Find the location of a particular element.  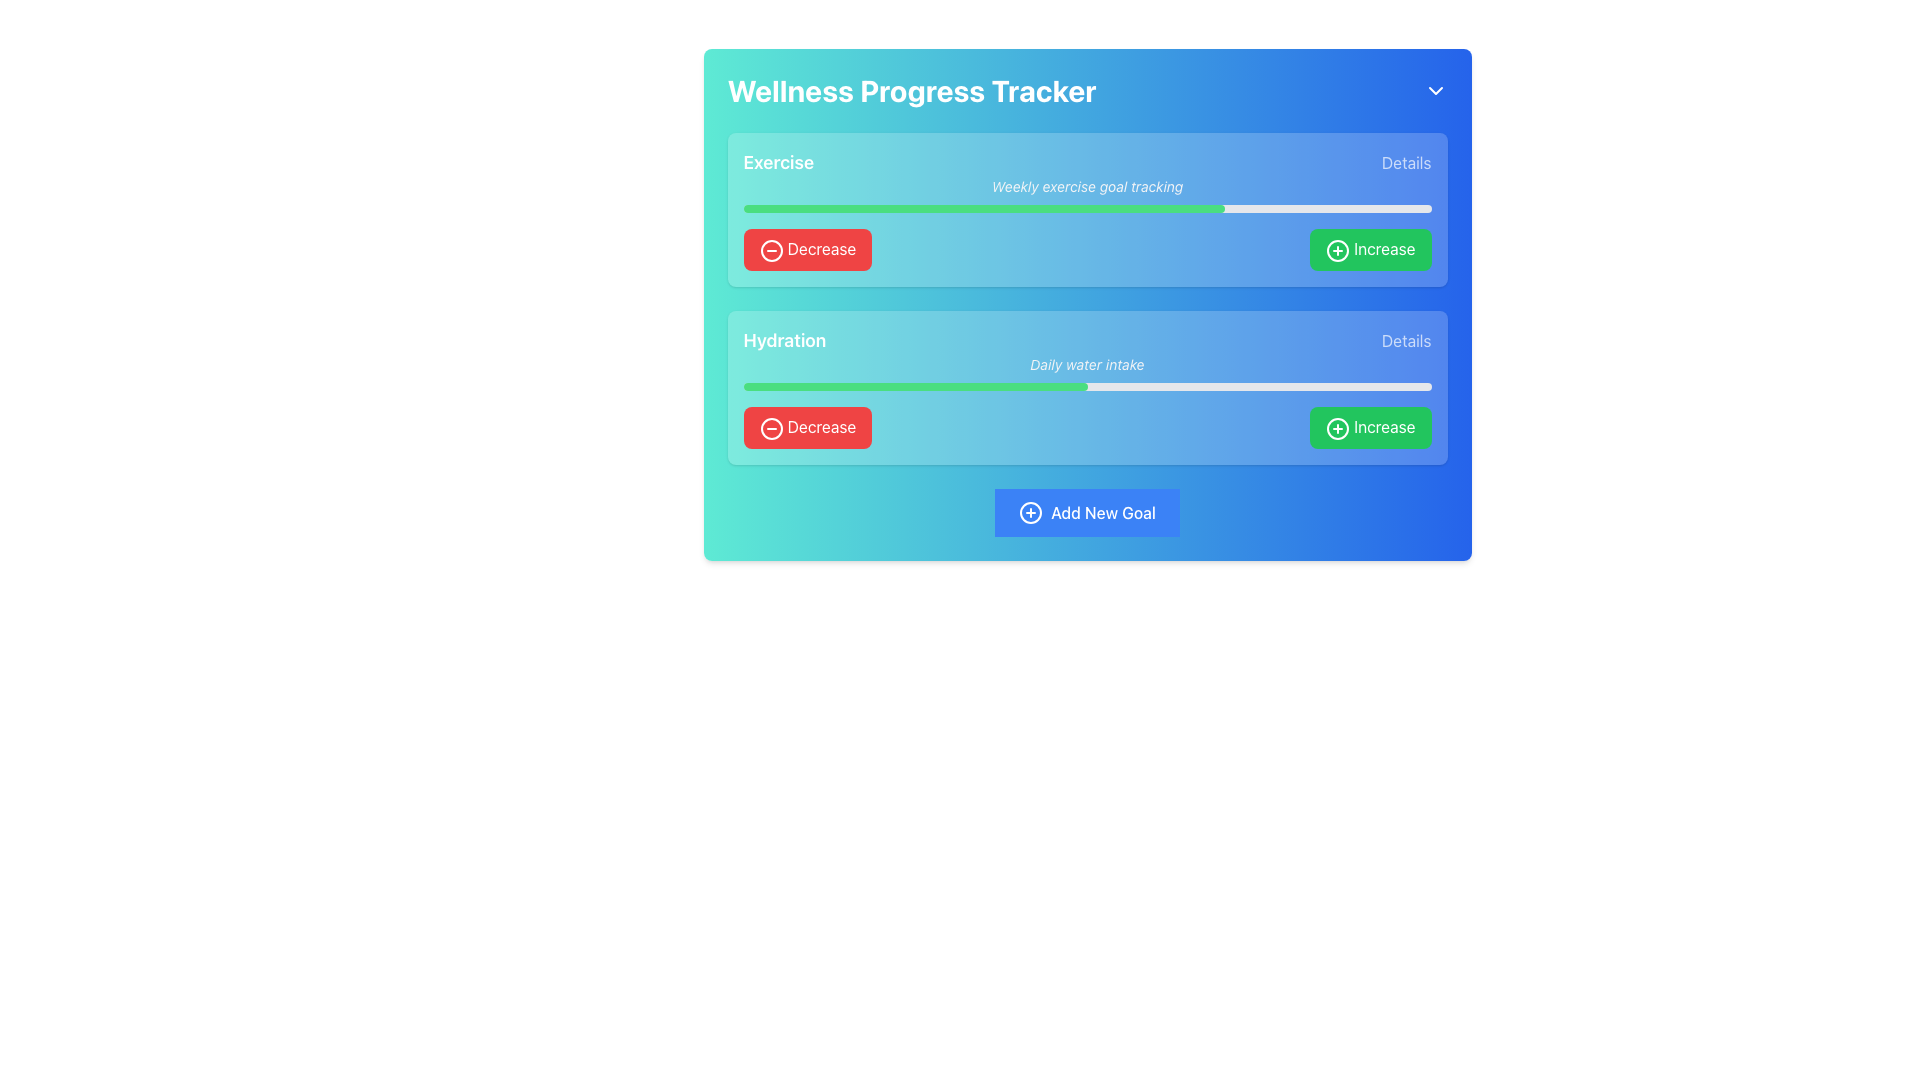

the circular 'Increase' button icon with a plus sign, which is framed in green, to trigger hover effects is located at coordinates (1337, 249).